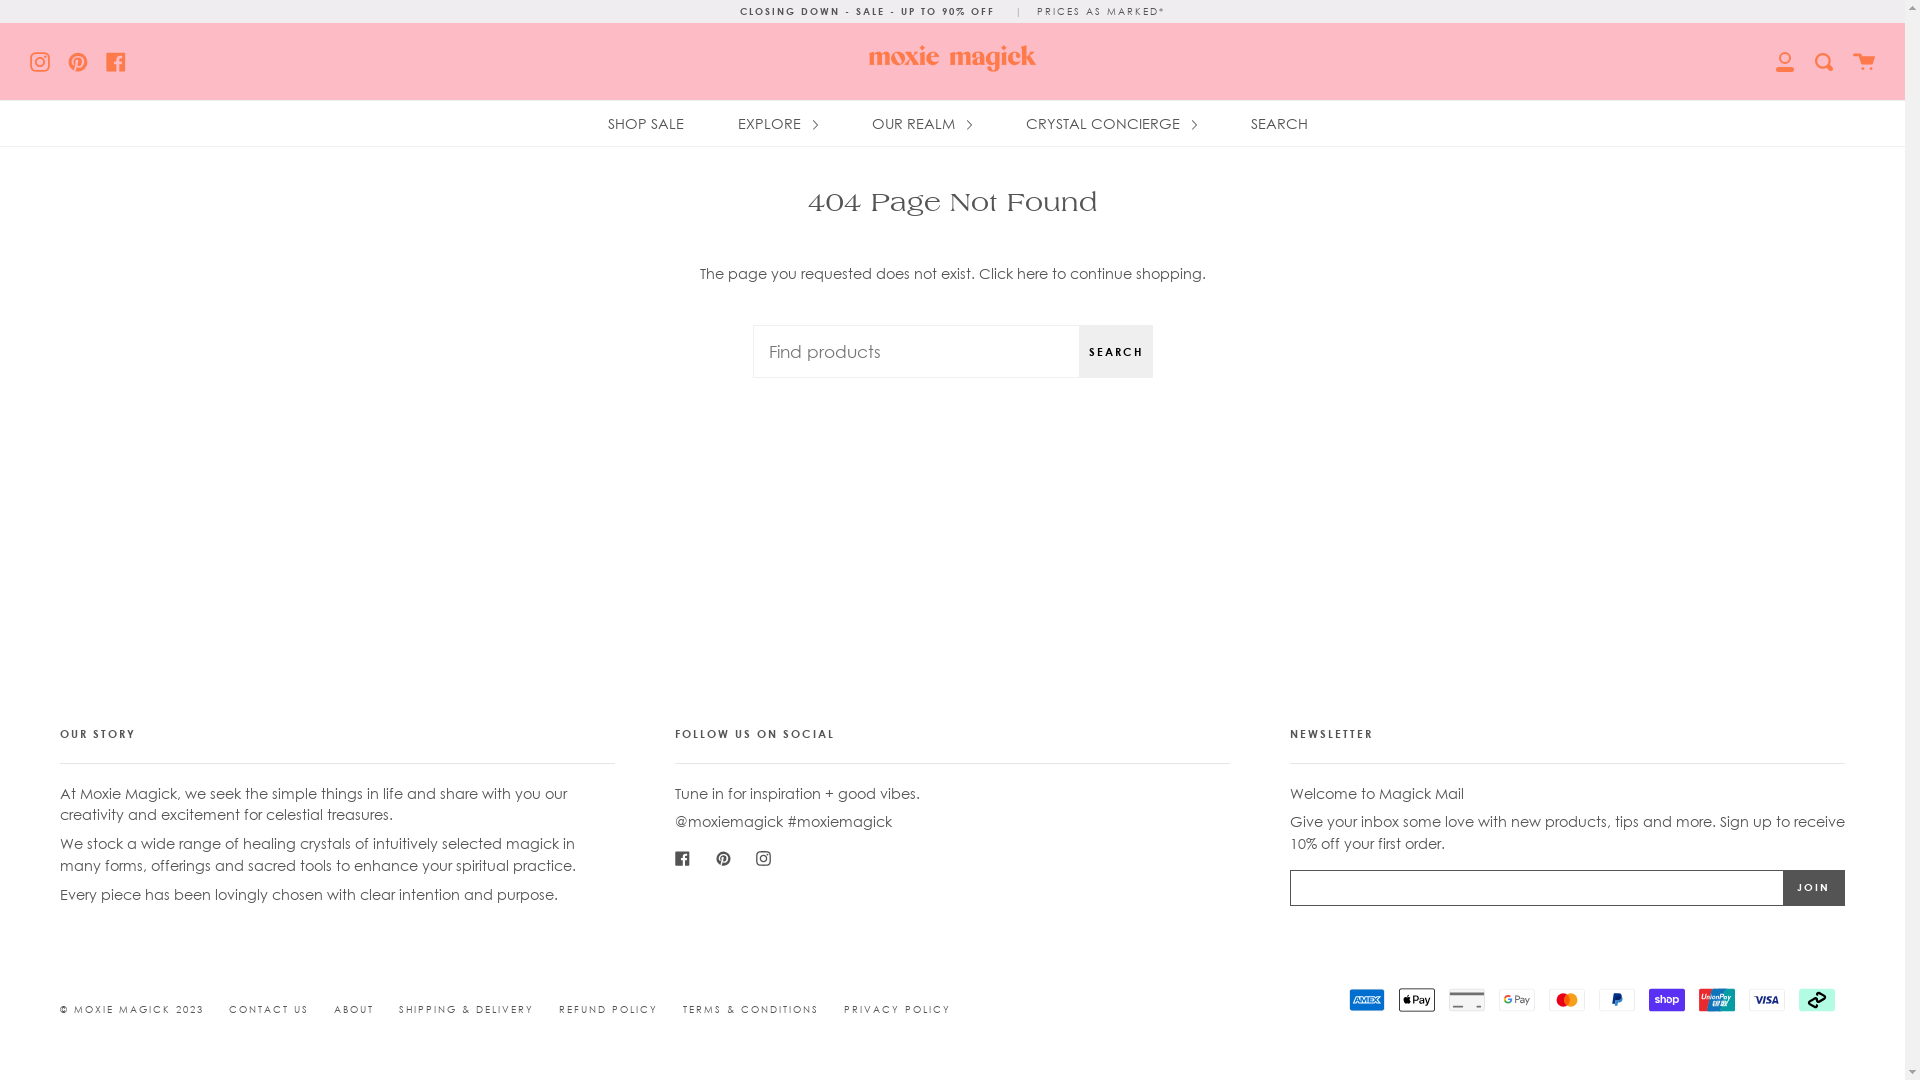 The width and height of the screenshot is (1920, 1080). What do you see at coordinates (104, 59) in the screenshot?
I see `'Facebook'` at bounding box center [104, 59].